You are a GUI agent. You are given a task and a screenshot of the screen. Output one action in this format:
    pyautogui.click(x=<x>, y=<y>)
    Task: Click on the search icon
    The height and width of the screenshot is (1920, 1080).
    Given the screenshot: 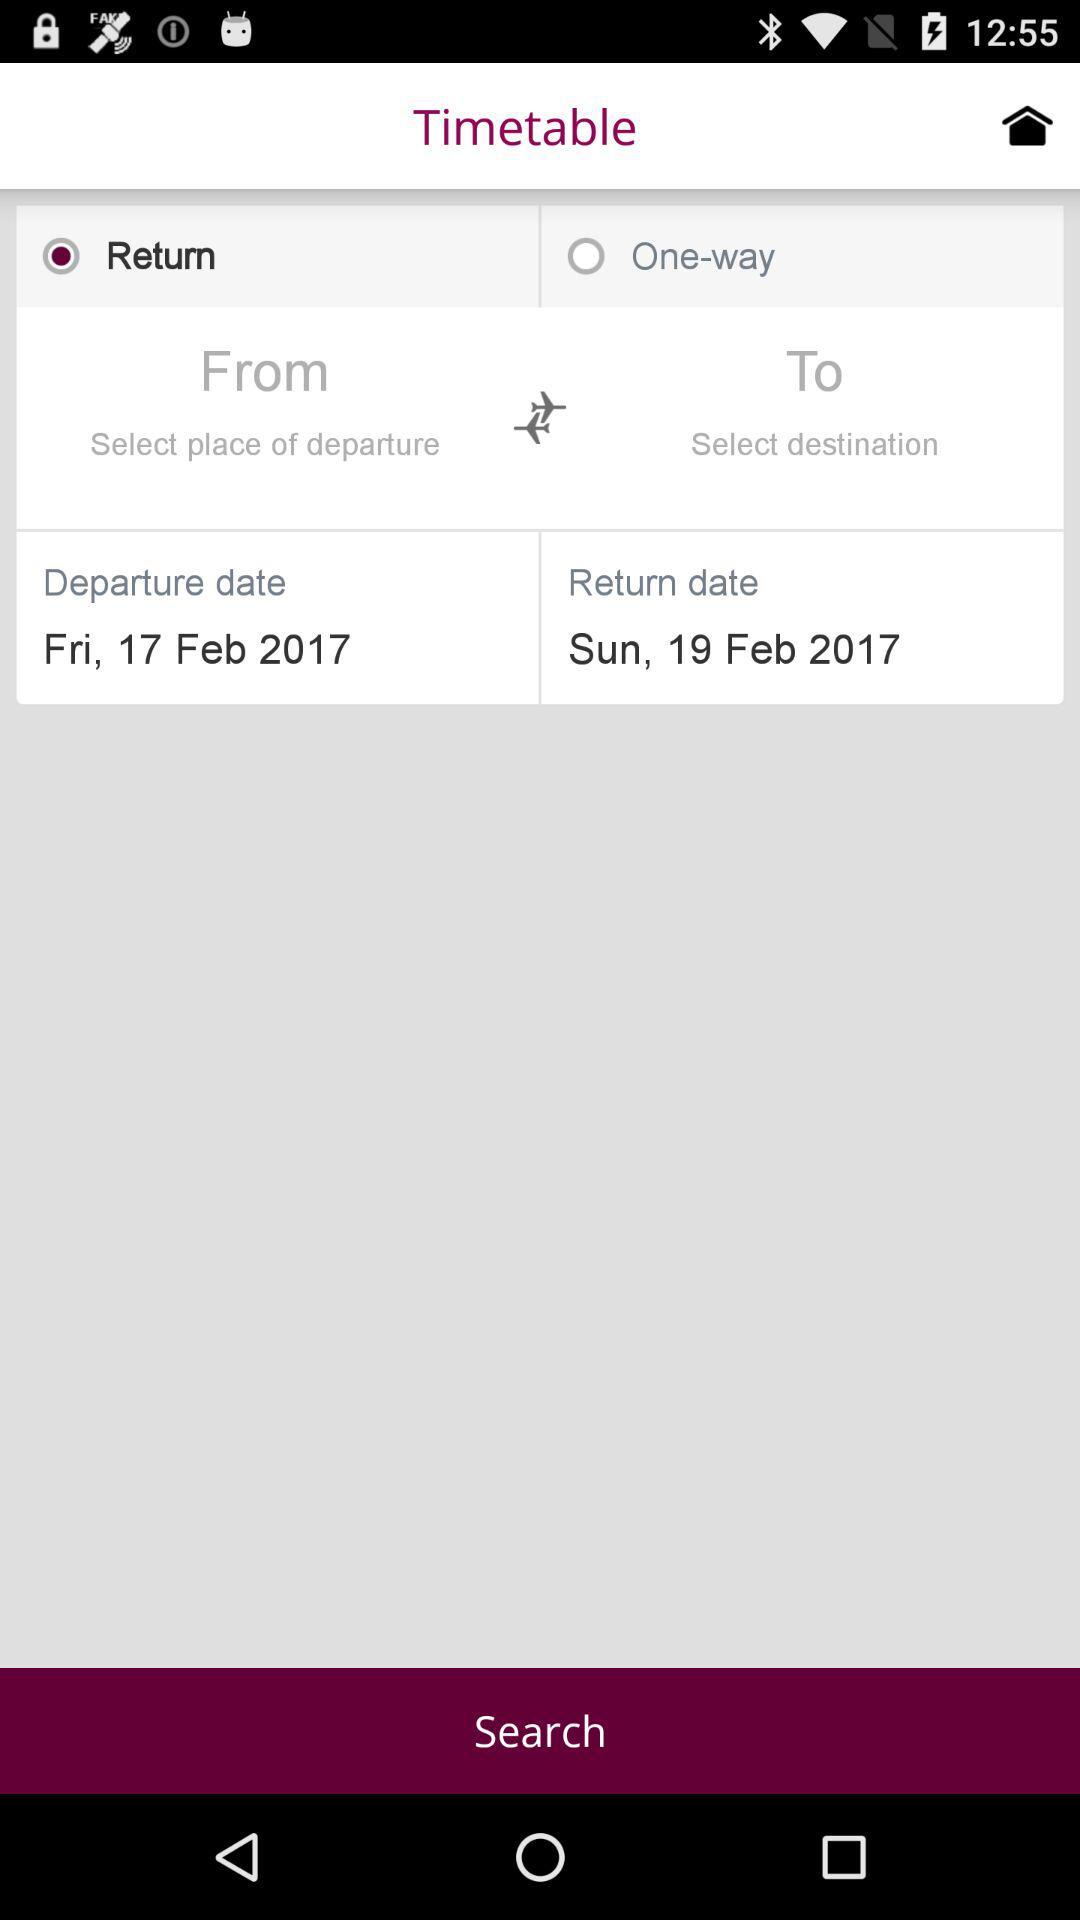 What is the action you would take?
    pyautogui.click(x=540, y=1730)
    